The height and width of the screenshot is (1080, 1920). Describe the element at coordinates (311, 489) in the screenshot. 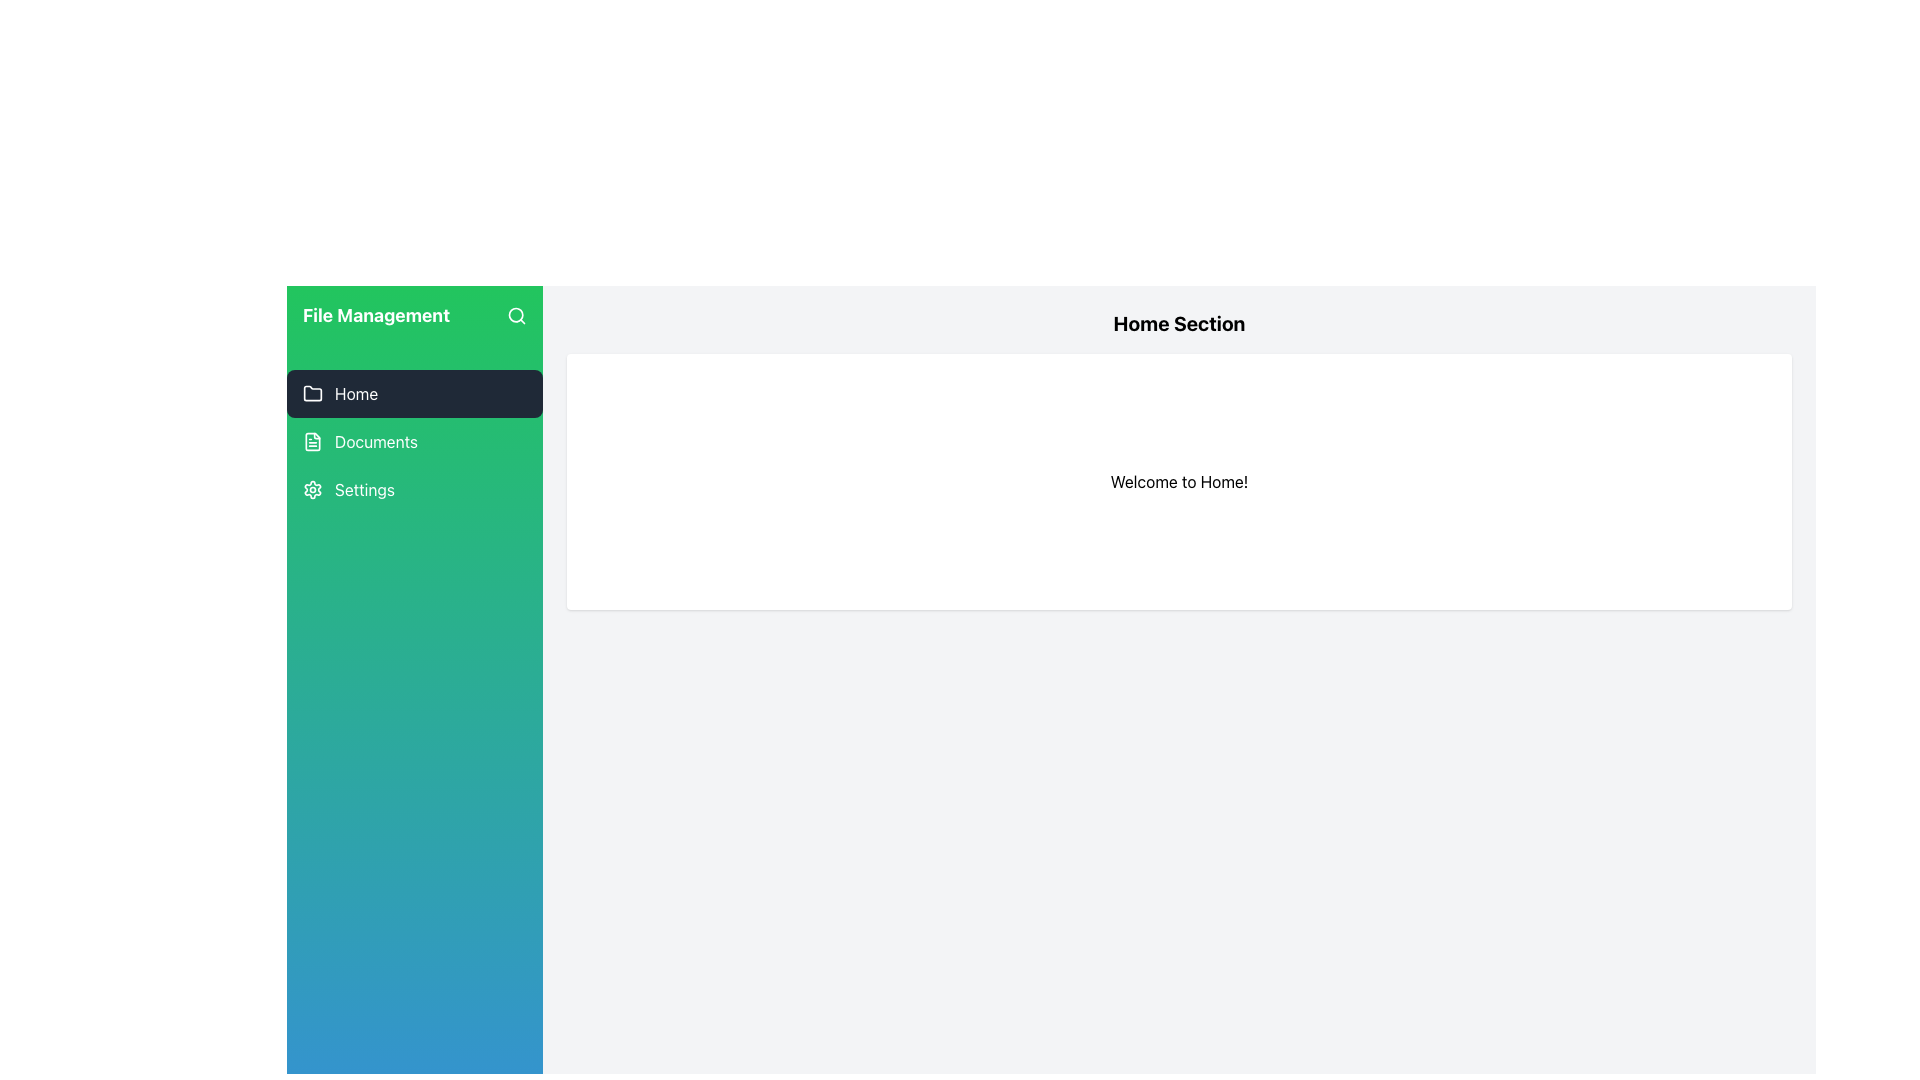

I see `the gear-shaped icon located in the navigation sidebar under the 'Settings' option` at that location.